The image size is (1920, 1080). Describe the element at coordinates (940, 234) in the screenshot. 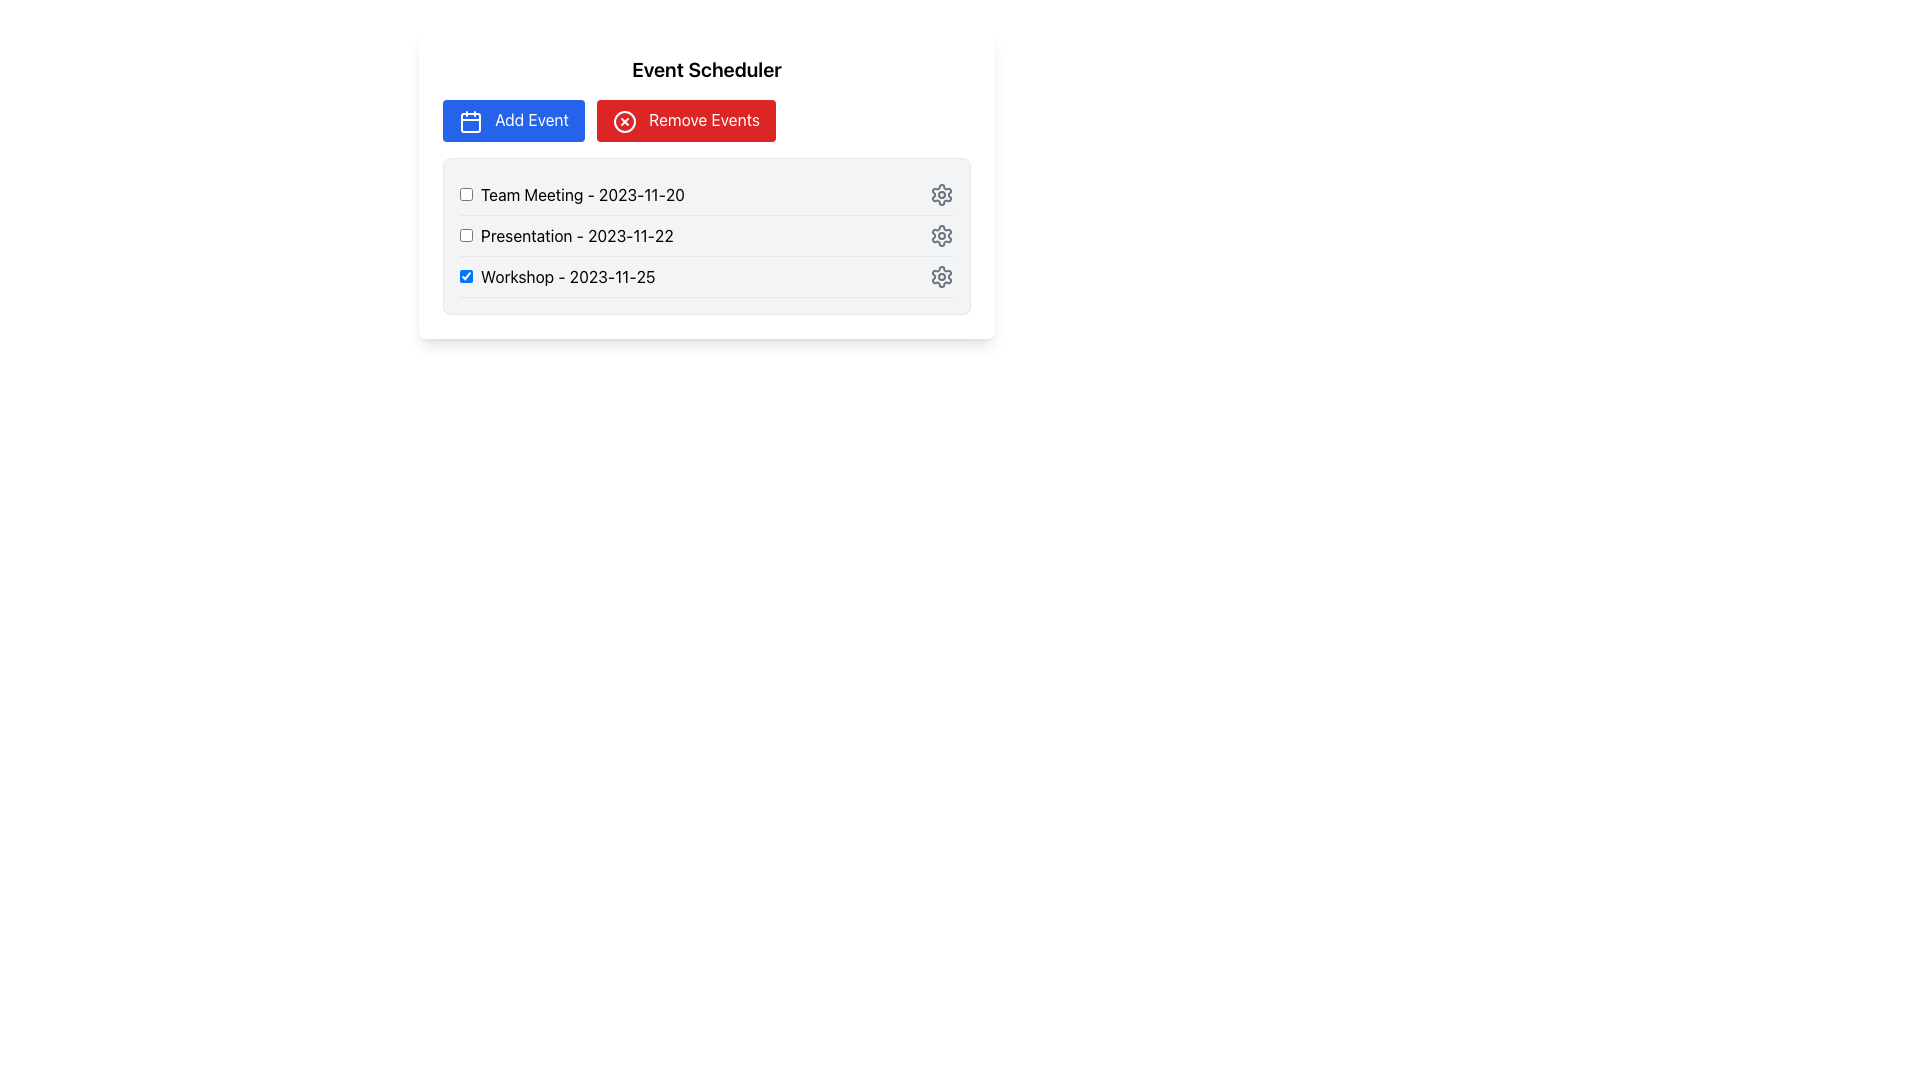

I see `the outer structure of the settings gear icon located to the right of the item titled 'Presentation - 2023-11-22' in the settings panel` at that location.